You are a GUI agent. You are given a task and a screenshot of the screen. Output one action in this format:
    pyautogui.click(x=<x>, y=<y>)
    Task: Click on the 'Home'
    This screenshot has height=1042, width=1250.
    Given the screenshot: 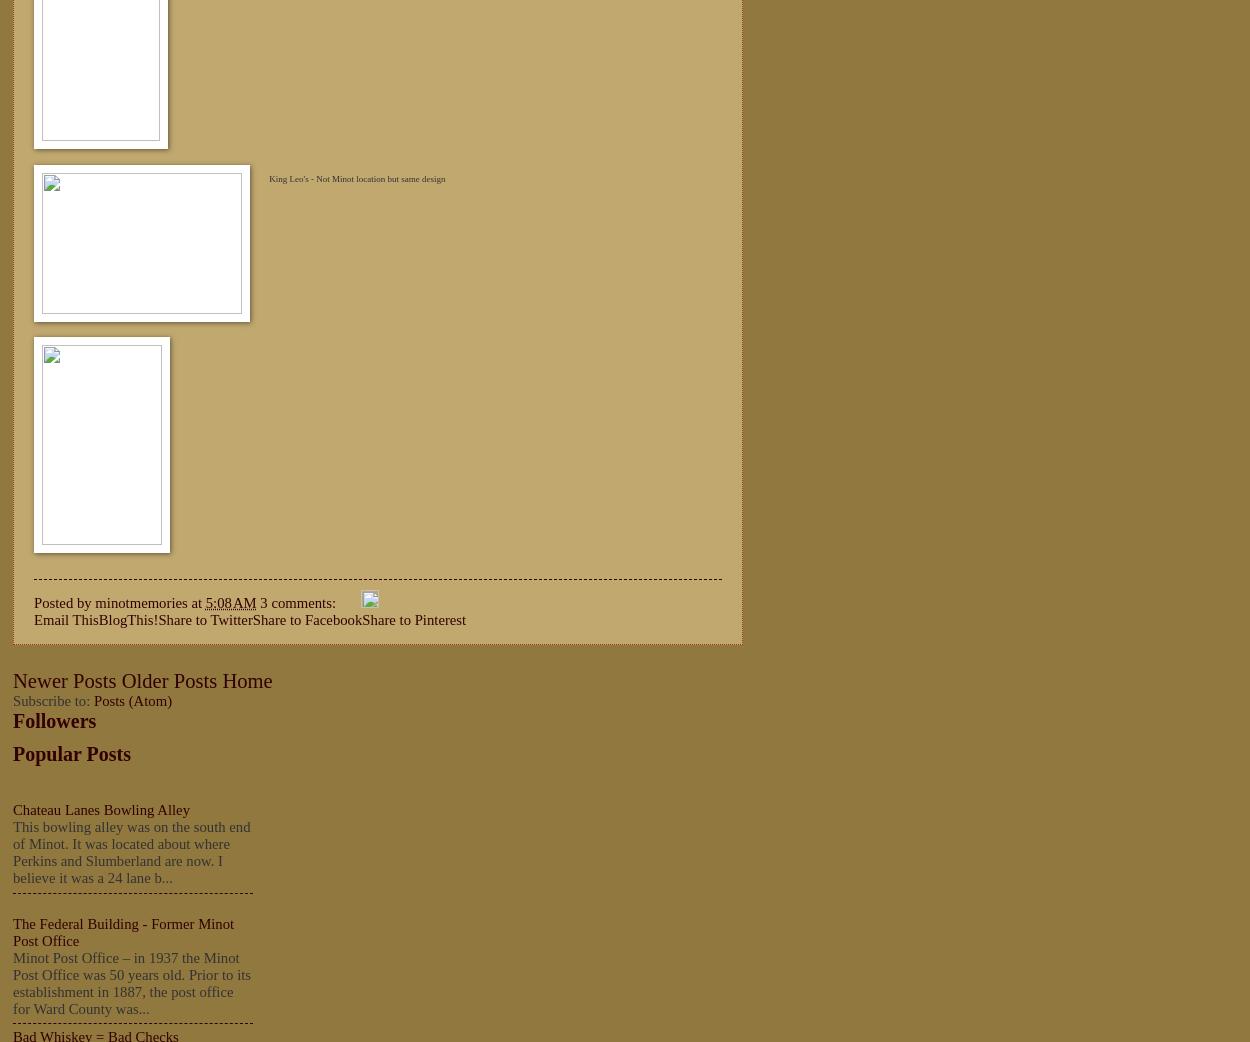 What is the action you would take?
    pyautogui.click(x=246, y=680)
    